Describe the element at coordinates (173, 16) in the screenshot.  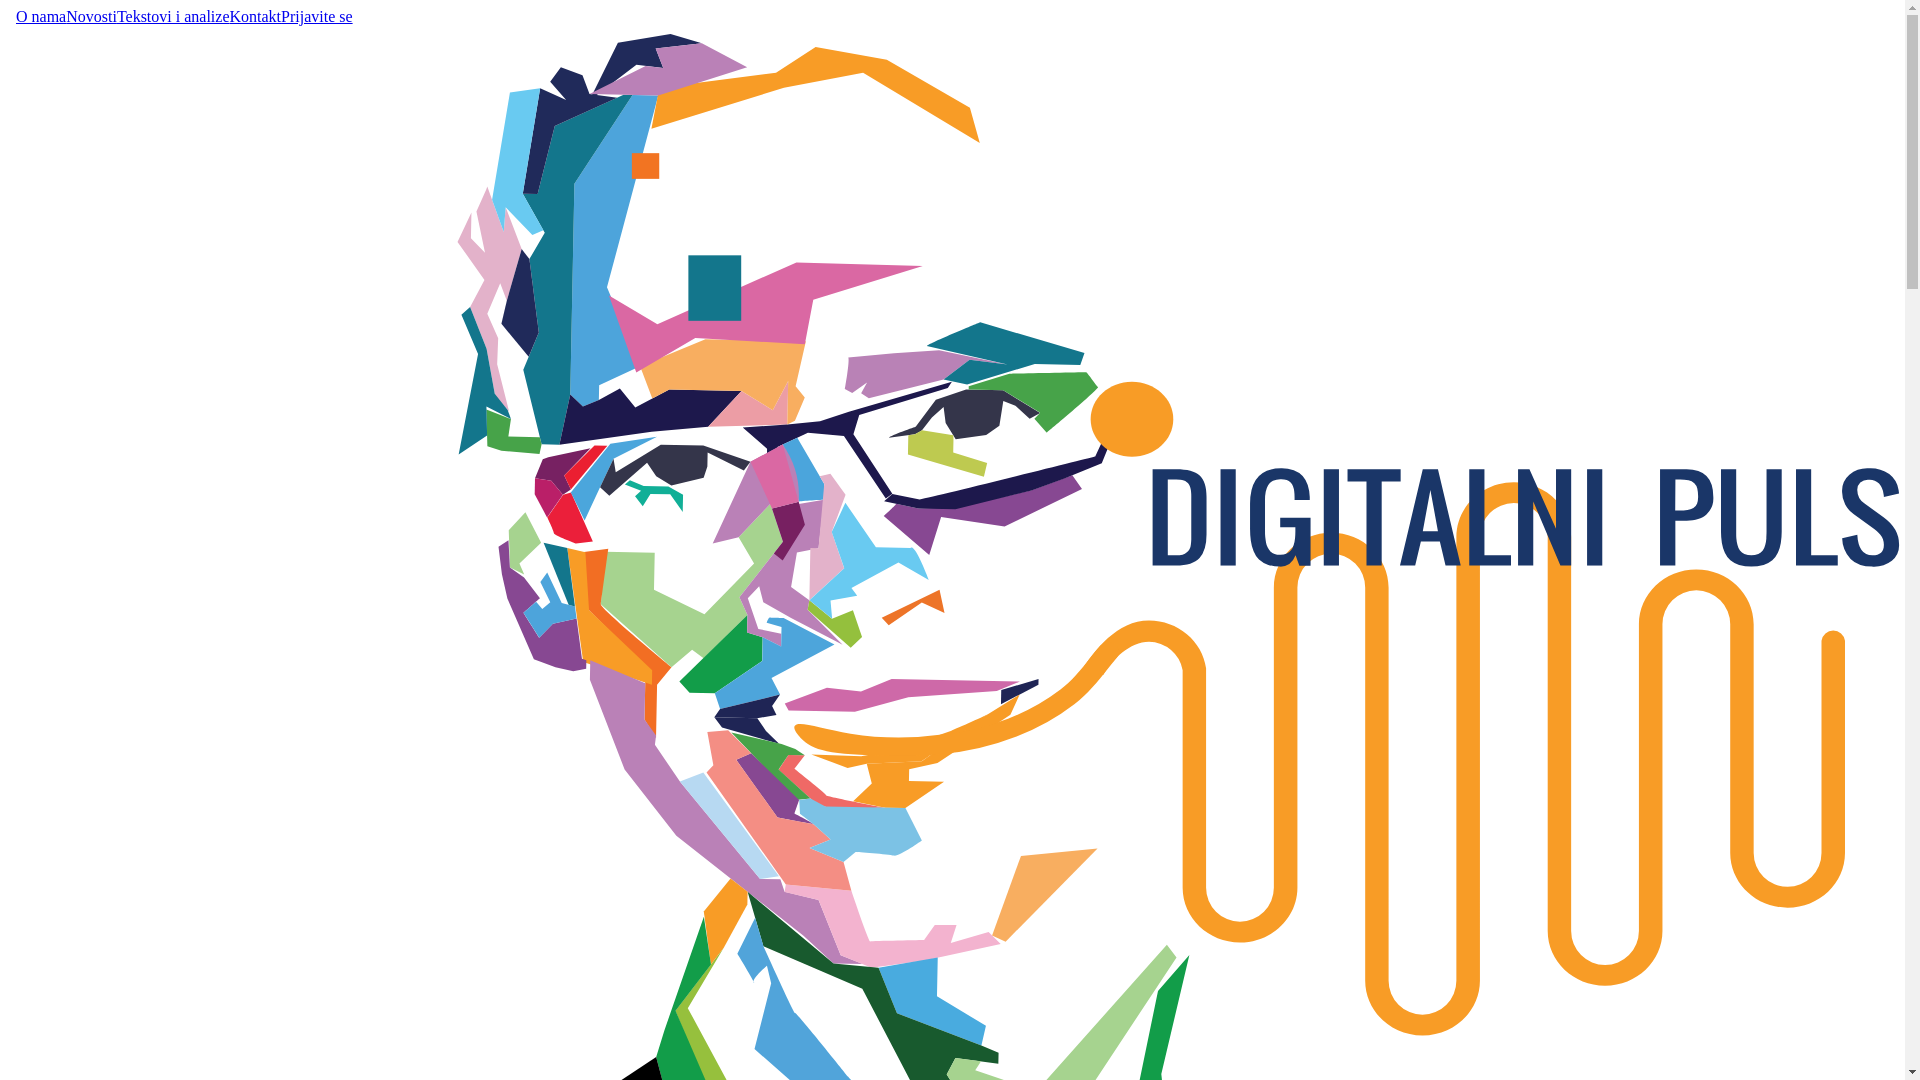
I see `'Tekstovi i analize'` at that location.